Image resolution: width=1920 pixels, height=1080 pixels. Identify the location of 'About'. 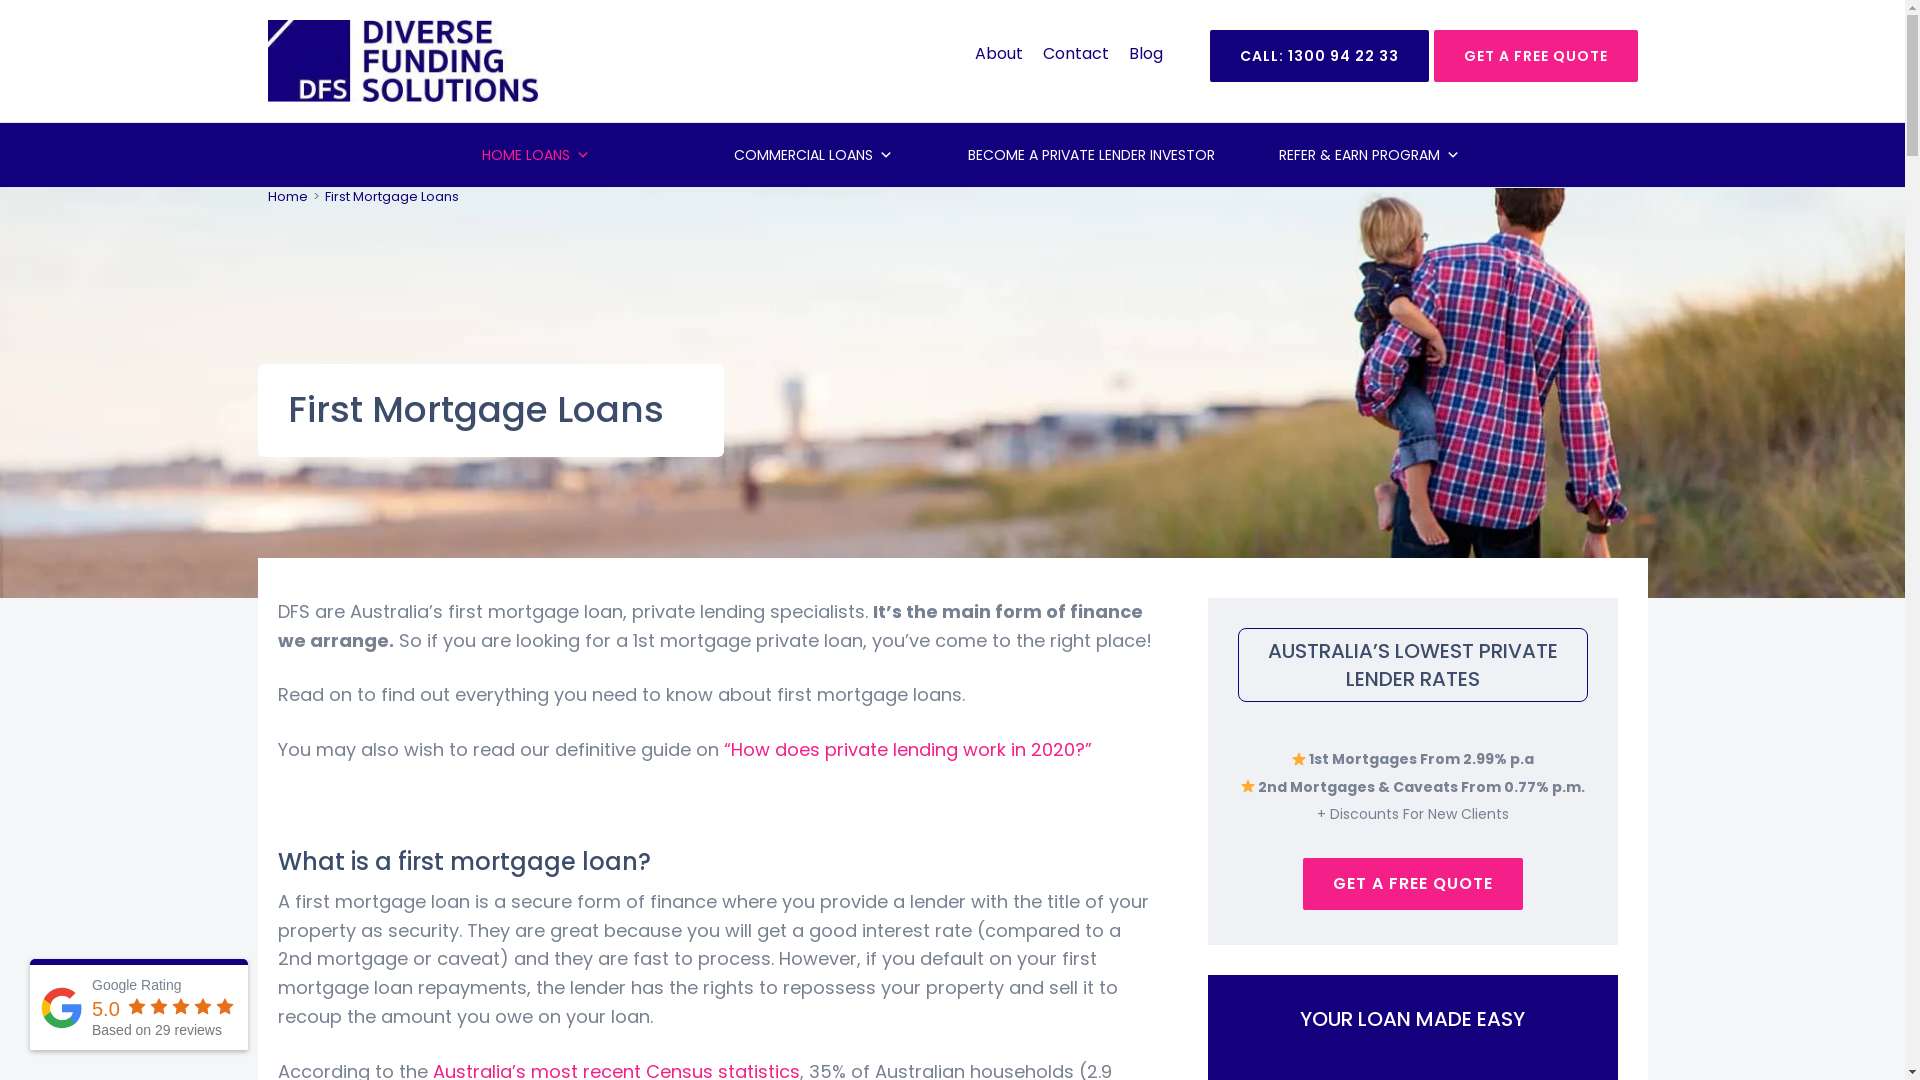
(998, 52).